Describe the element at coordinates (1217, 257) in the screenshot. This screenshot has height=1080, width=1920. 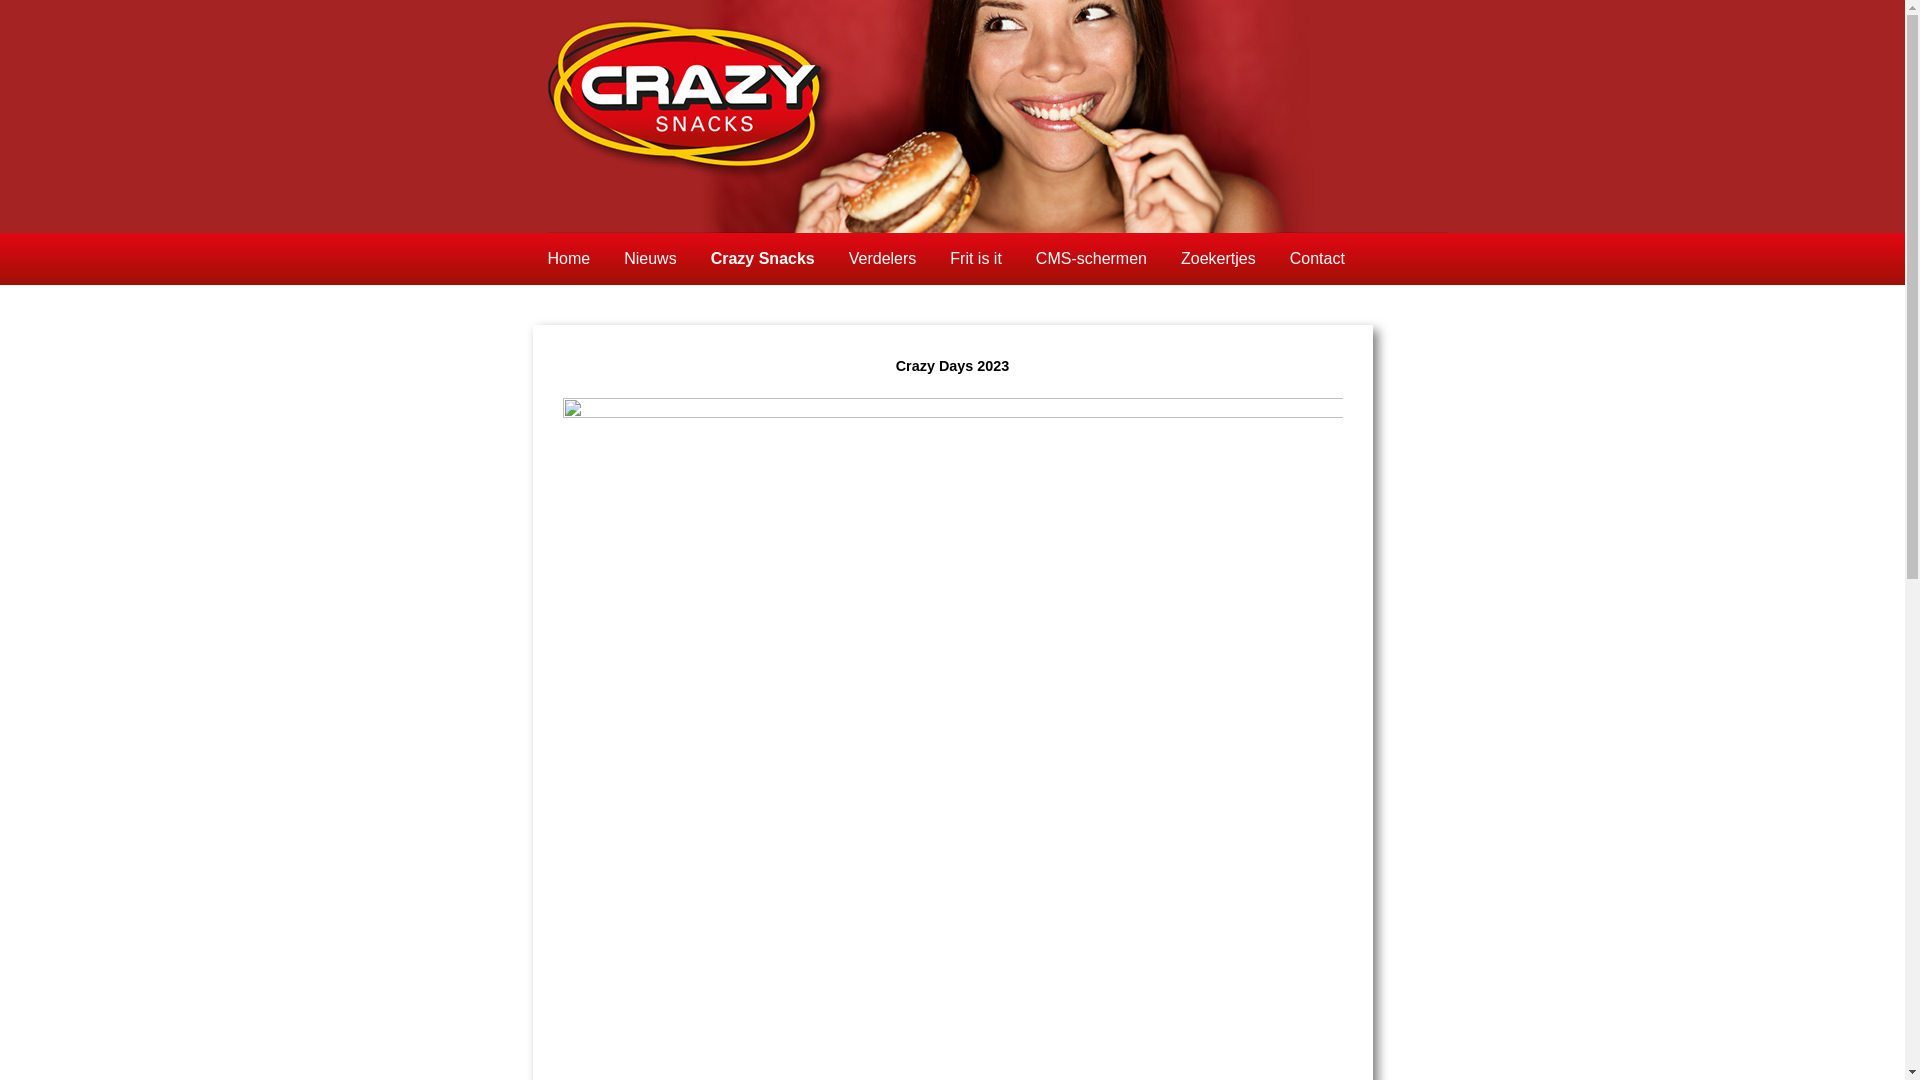
I see `'Zoekertjes'` at that location.